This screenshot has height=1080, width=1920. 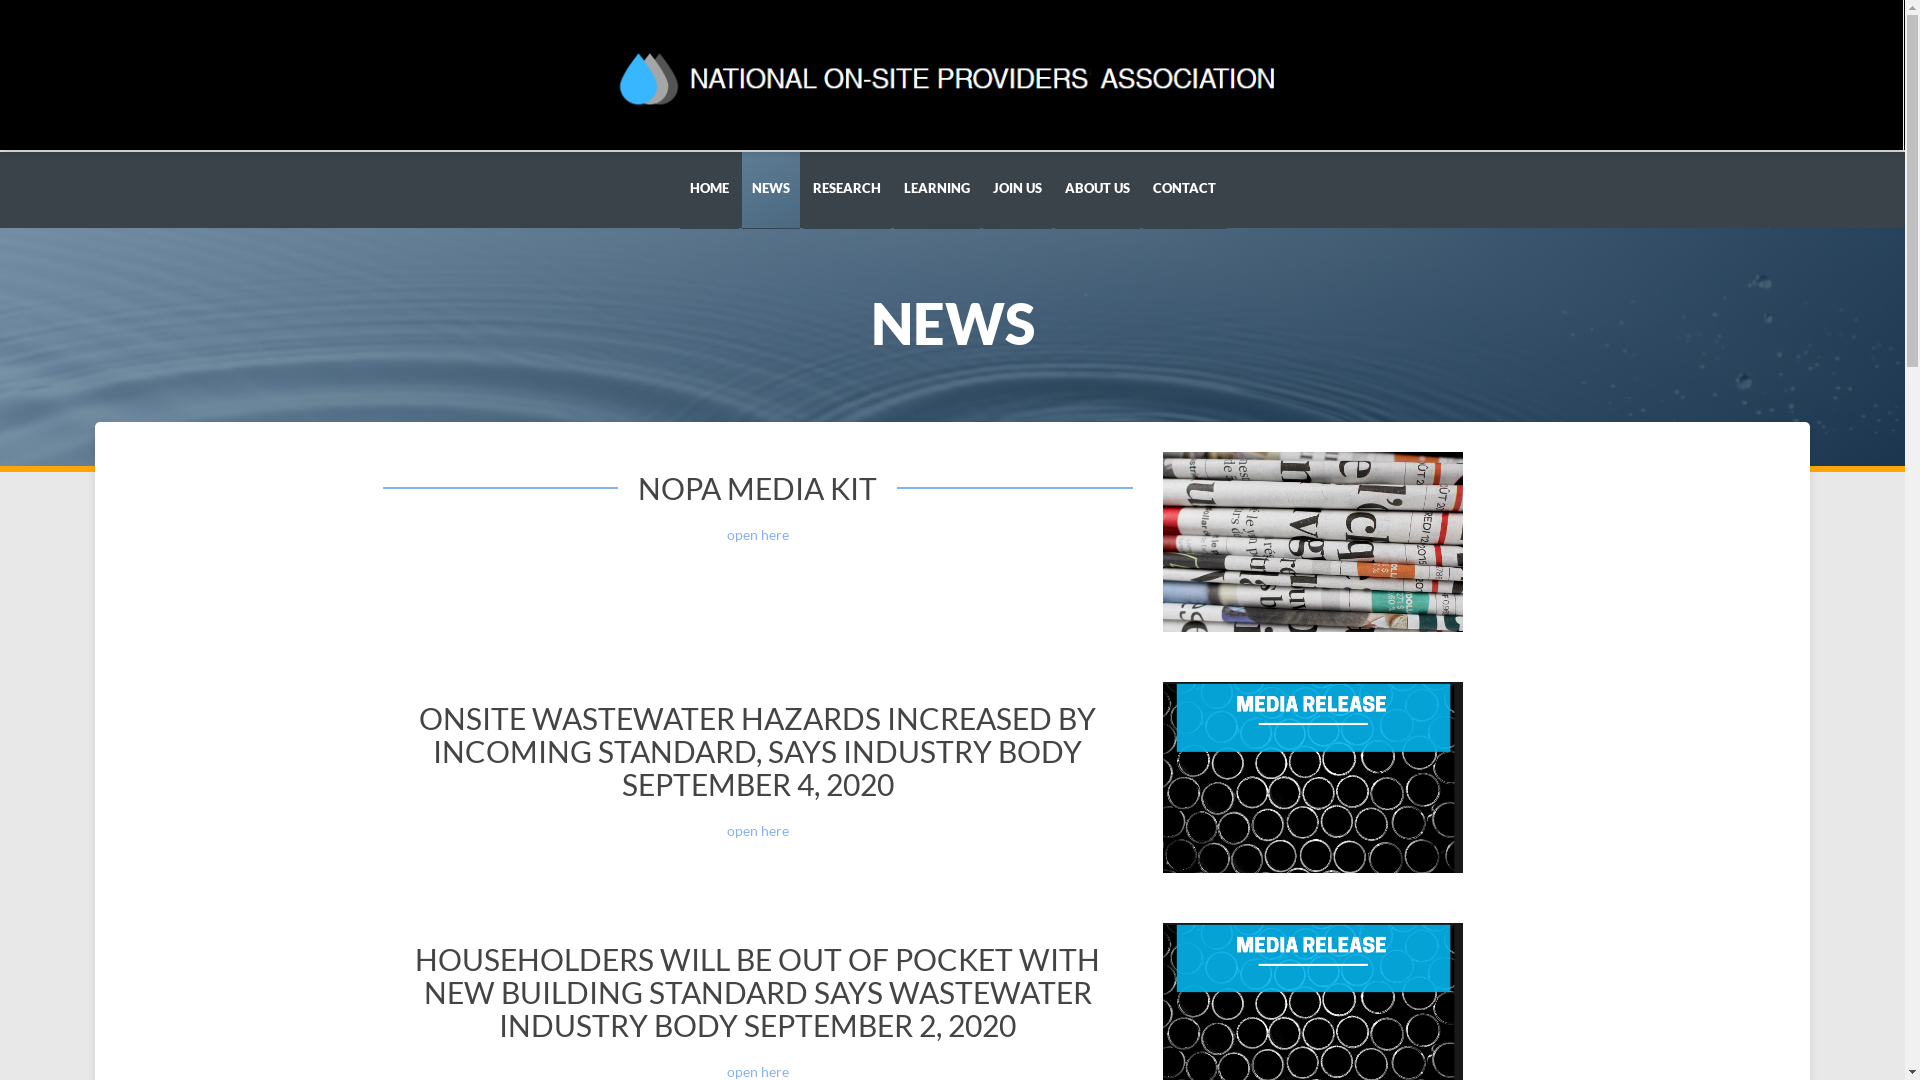 I want to click on 'open here', so click(x=756, y=533).